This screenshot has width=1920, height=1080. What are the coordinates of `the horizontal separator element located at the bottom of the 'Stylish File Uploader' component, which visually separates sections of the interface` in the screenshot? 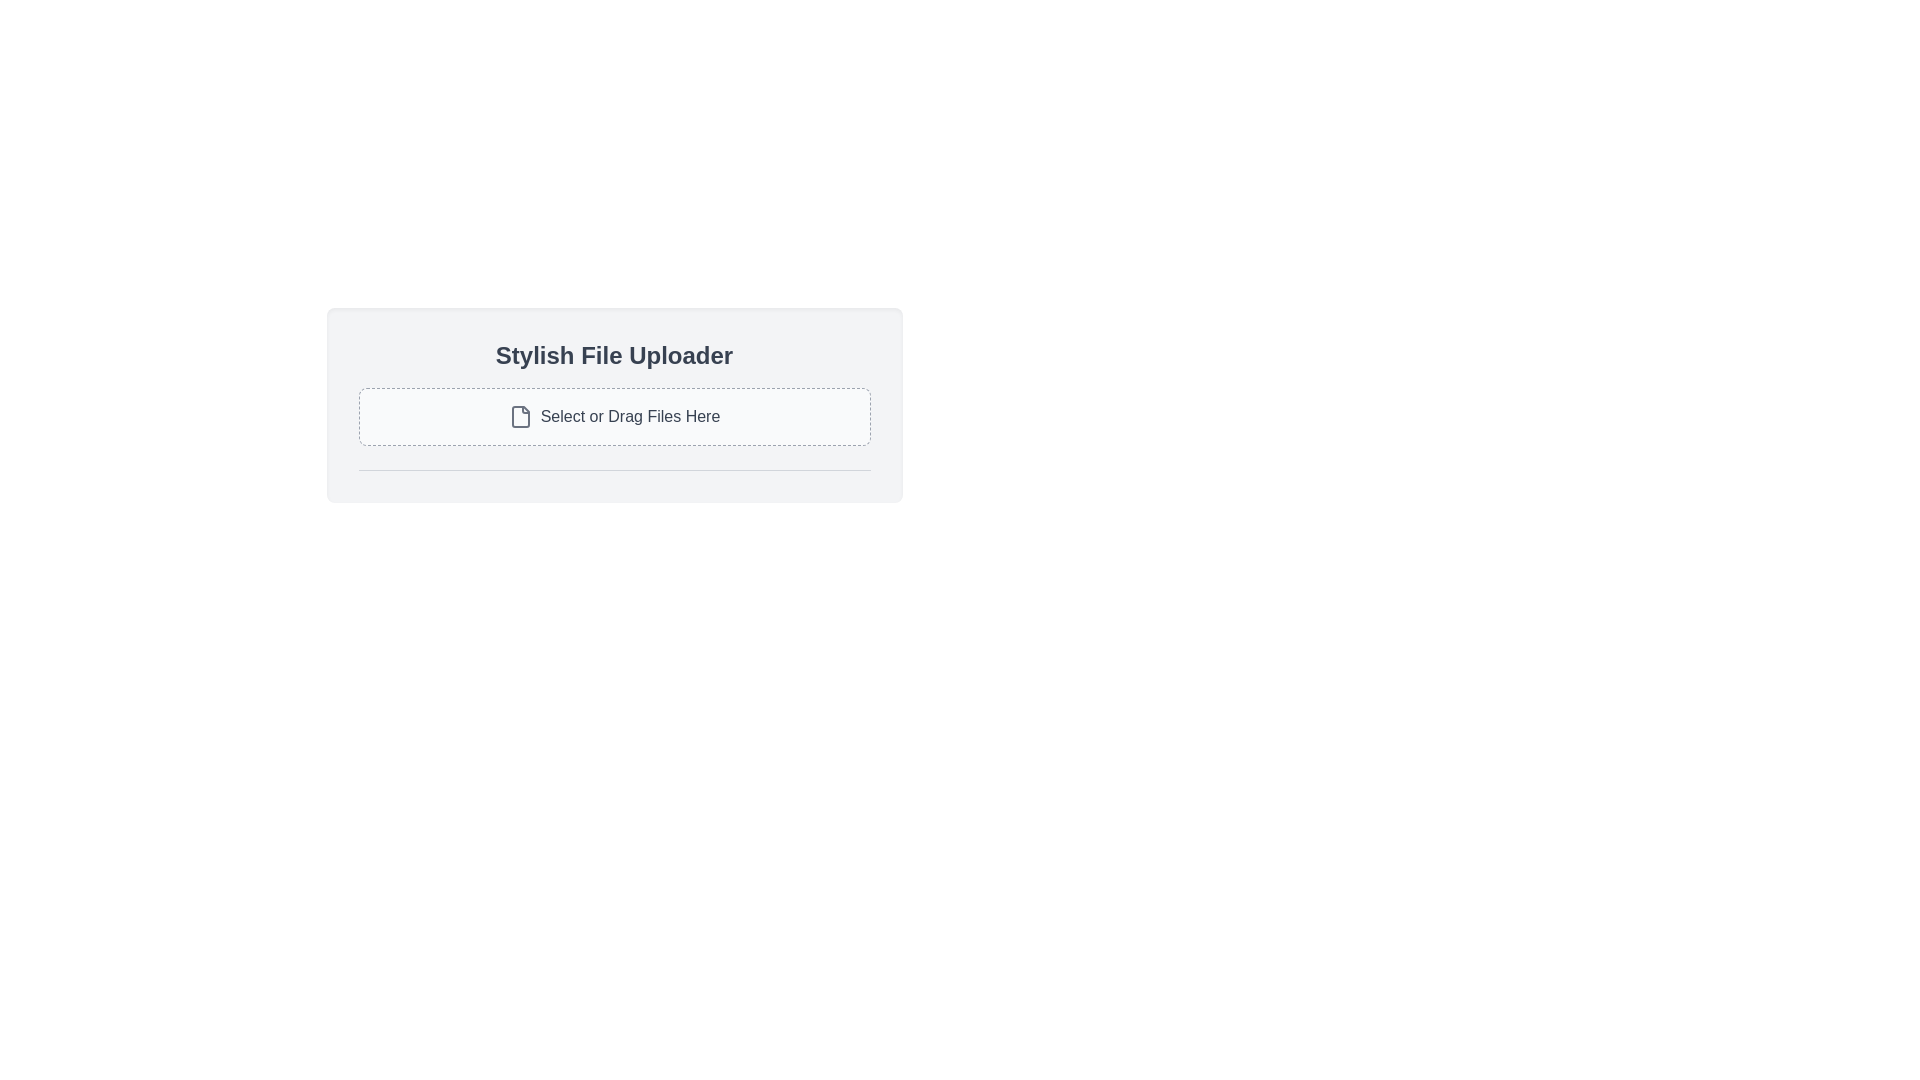 It's located at (613, 470).